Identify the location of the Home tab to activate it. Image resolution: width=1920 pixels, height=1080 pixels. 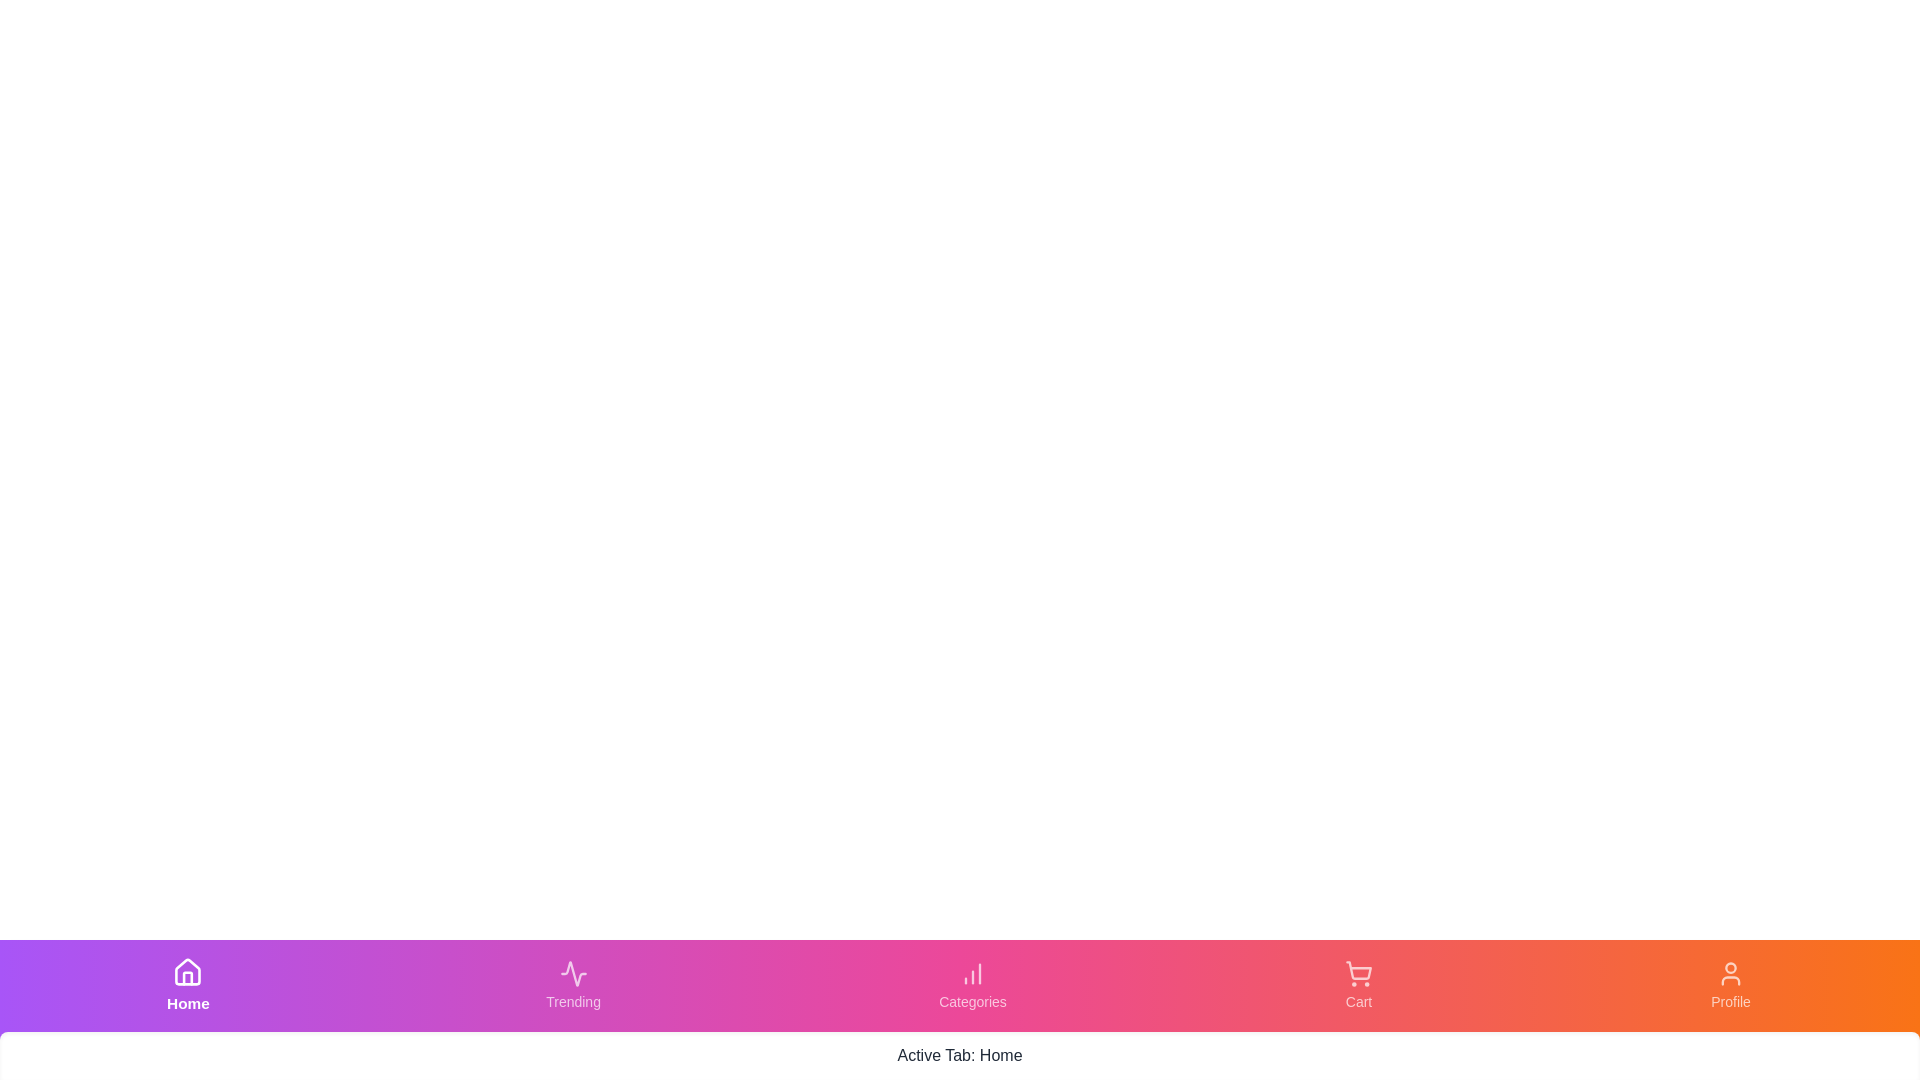
(188, 985).